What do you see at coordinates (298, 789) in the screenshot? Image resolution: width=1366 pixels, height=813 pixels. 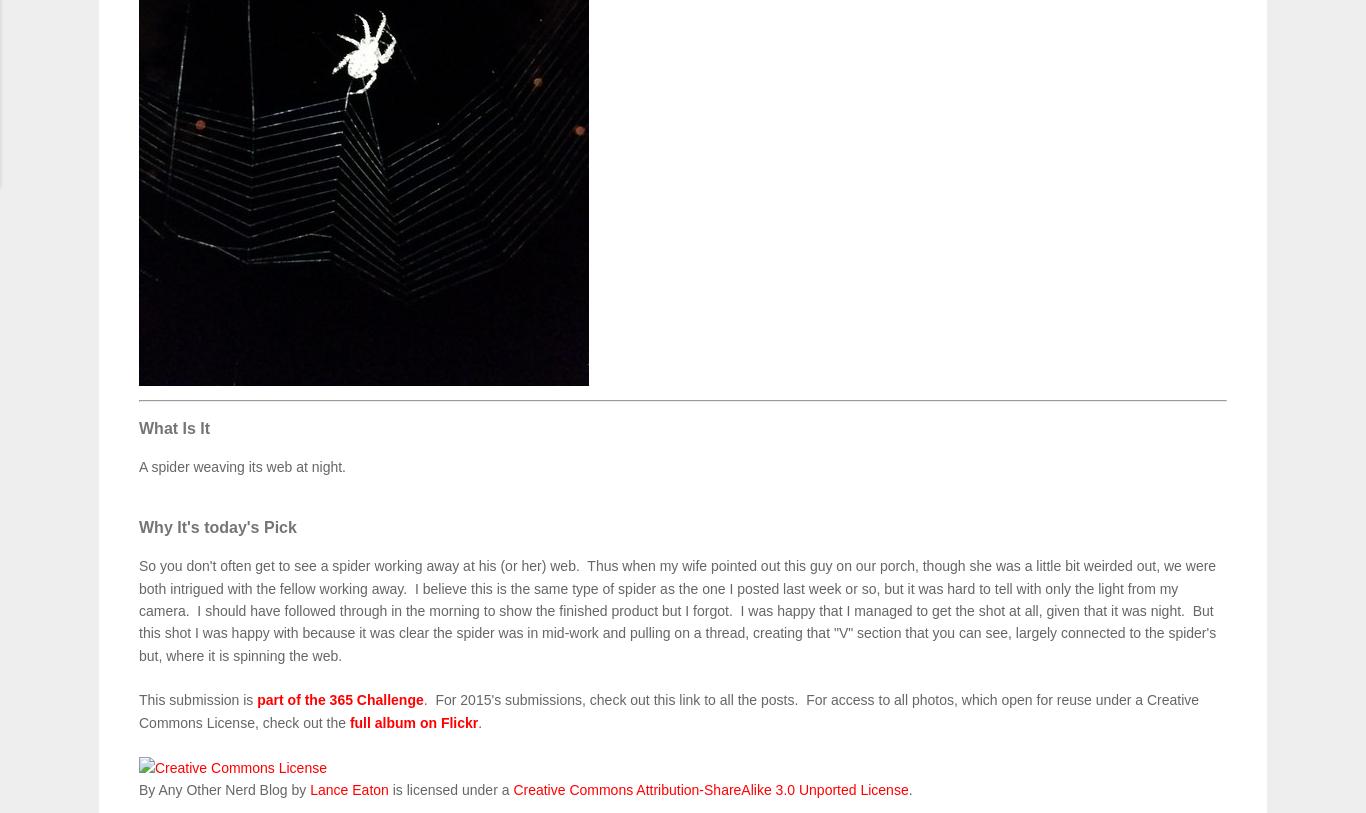 I see `'by'` at bounding box center [298, 789].